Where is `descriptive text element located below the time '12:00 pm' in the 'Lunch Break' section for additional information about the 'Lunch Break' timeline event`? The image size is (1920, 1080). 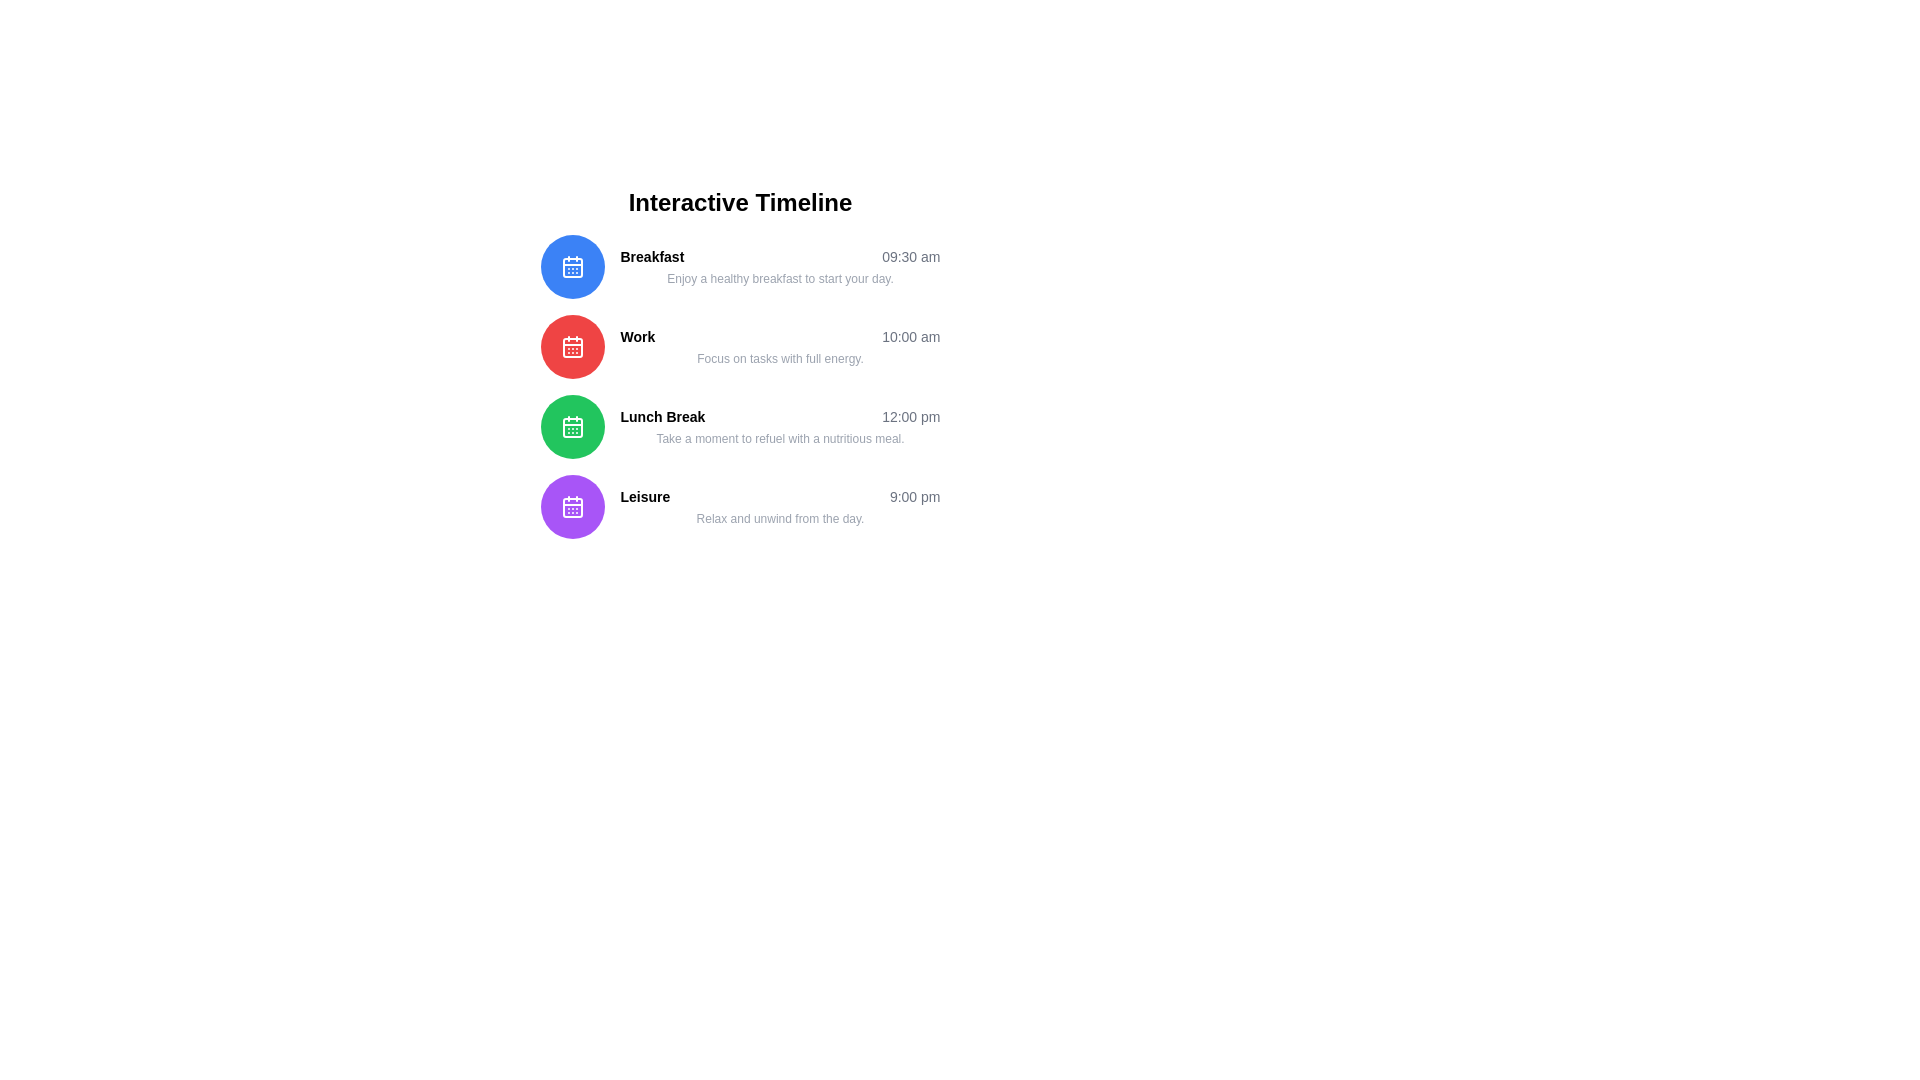 descriptive text element located below the time '12:00 pm' in the 'Lunch Break' section for additional information about the 'Lunch Break' timeline event is located at coordinates (779, 438).